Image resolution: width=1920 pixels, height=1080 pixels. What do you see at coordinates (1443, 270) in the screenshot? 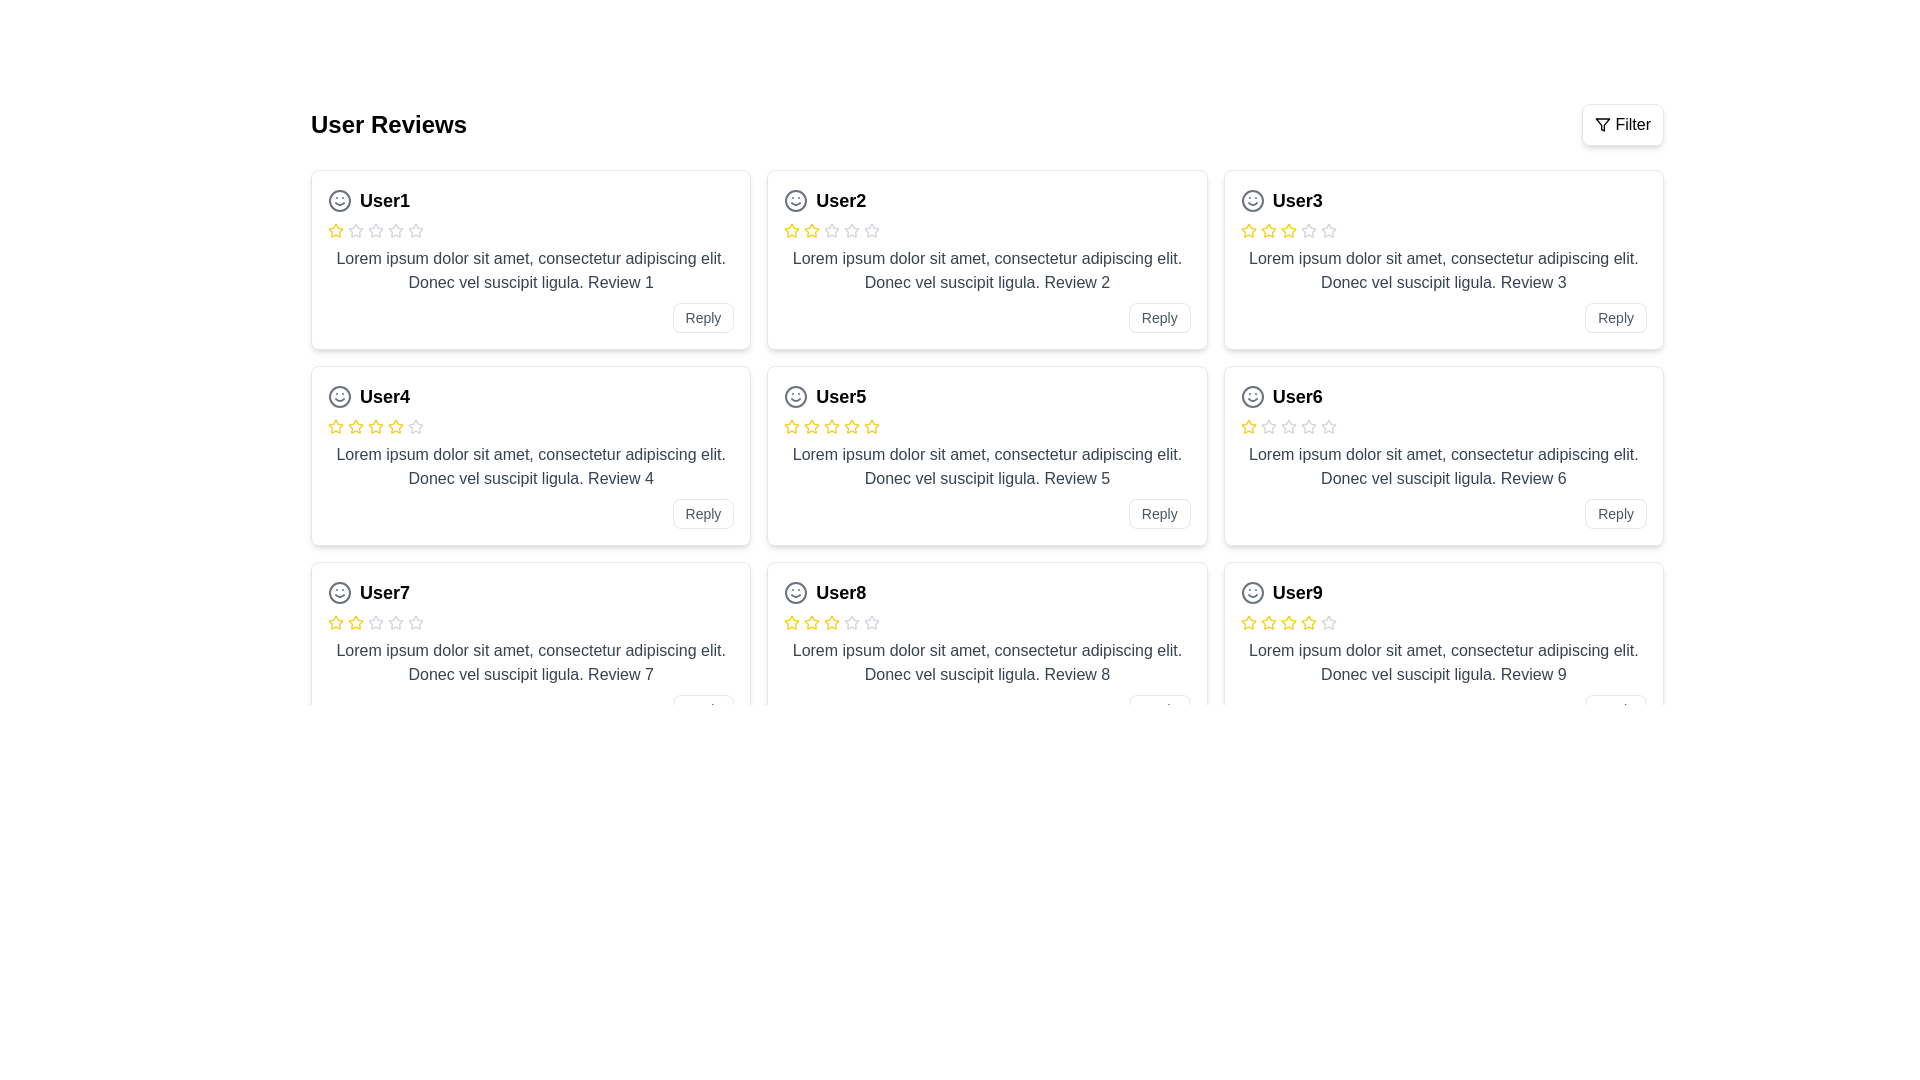
I see `text block containing 'Lorem ipsum dolor sit amet, consectetur adipiscing elit. Donec vel suscipit ligula. Review 3' located below the user identifier of 'User3' in the review section` at bounding box center [1443, 270].